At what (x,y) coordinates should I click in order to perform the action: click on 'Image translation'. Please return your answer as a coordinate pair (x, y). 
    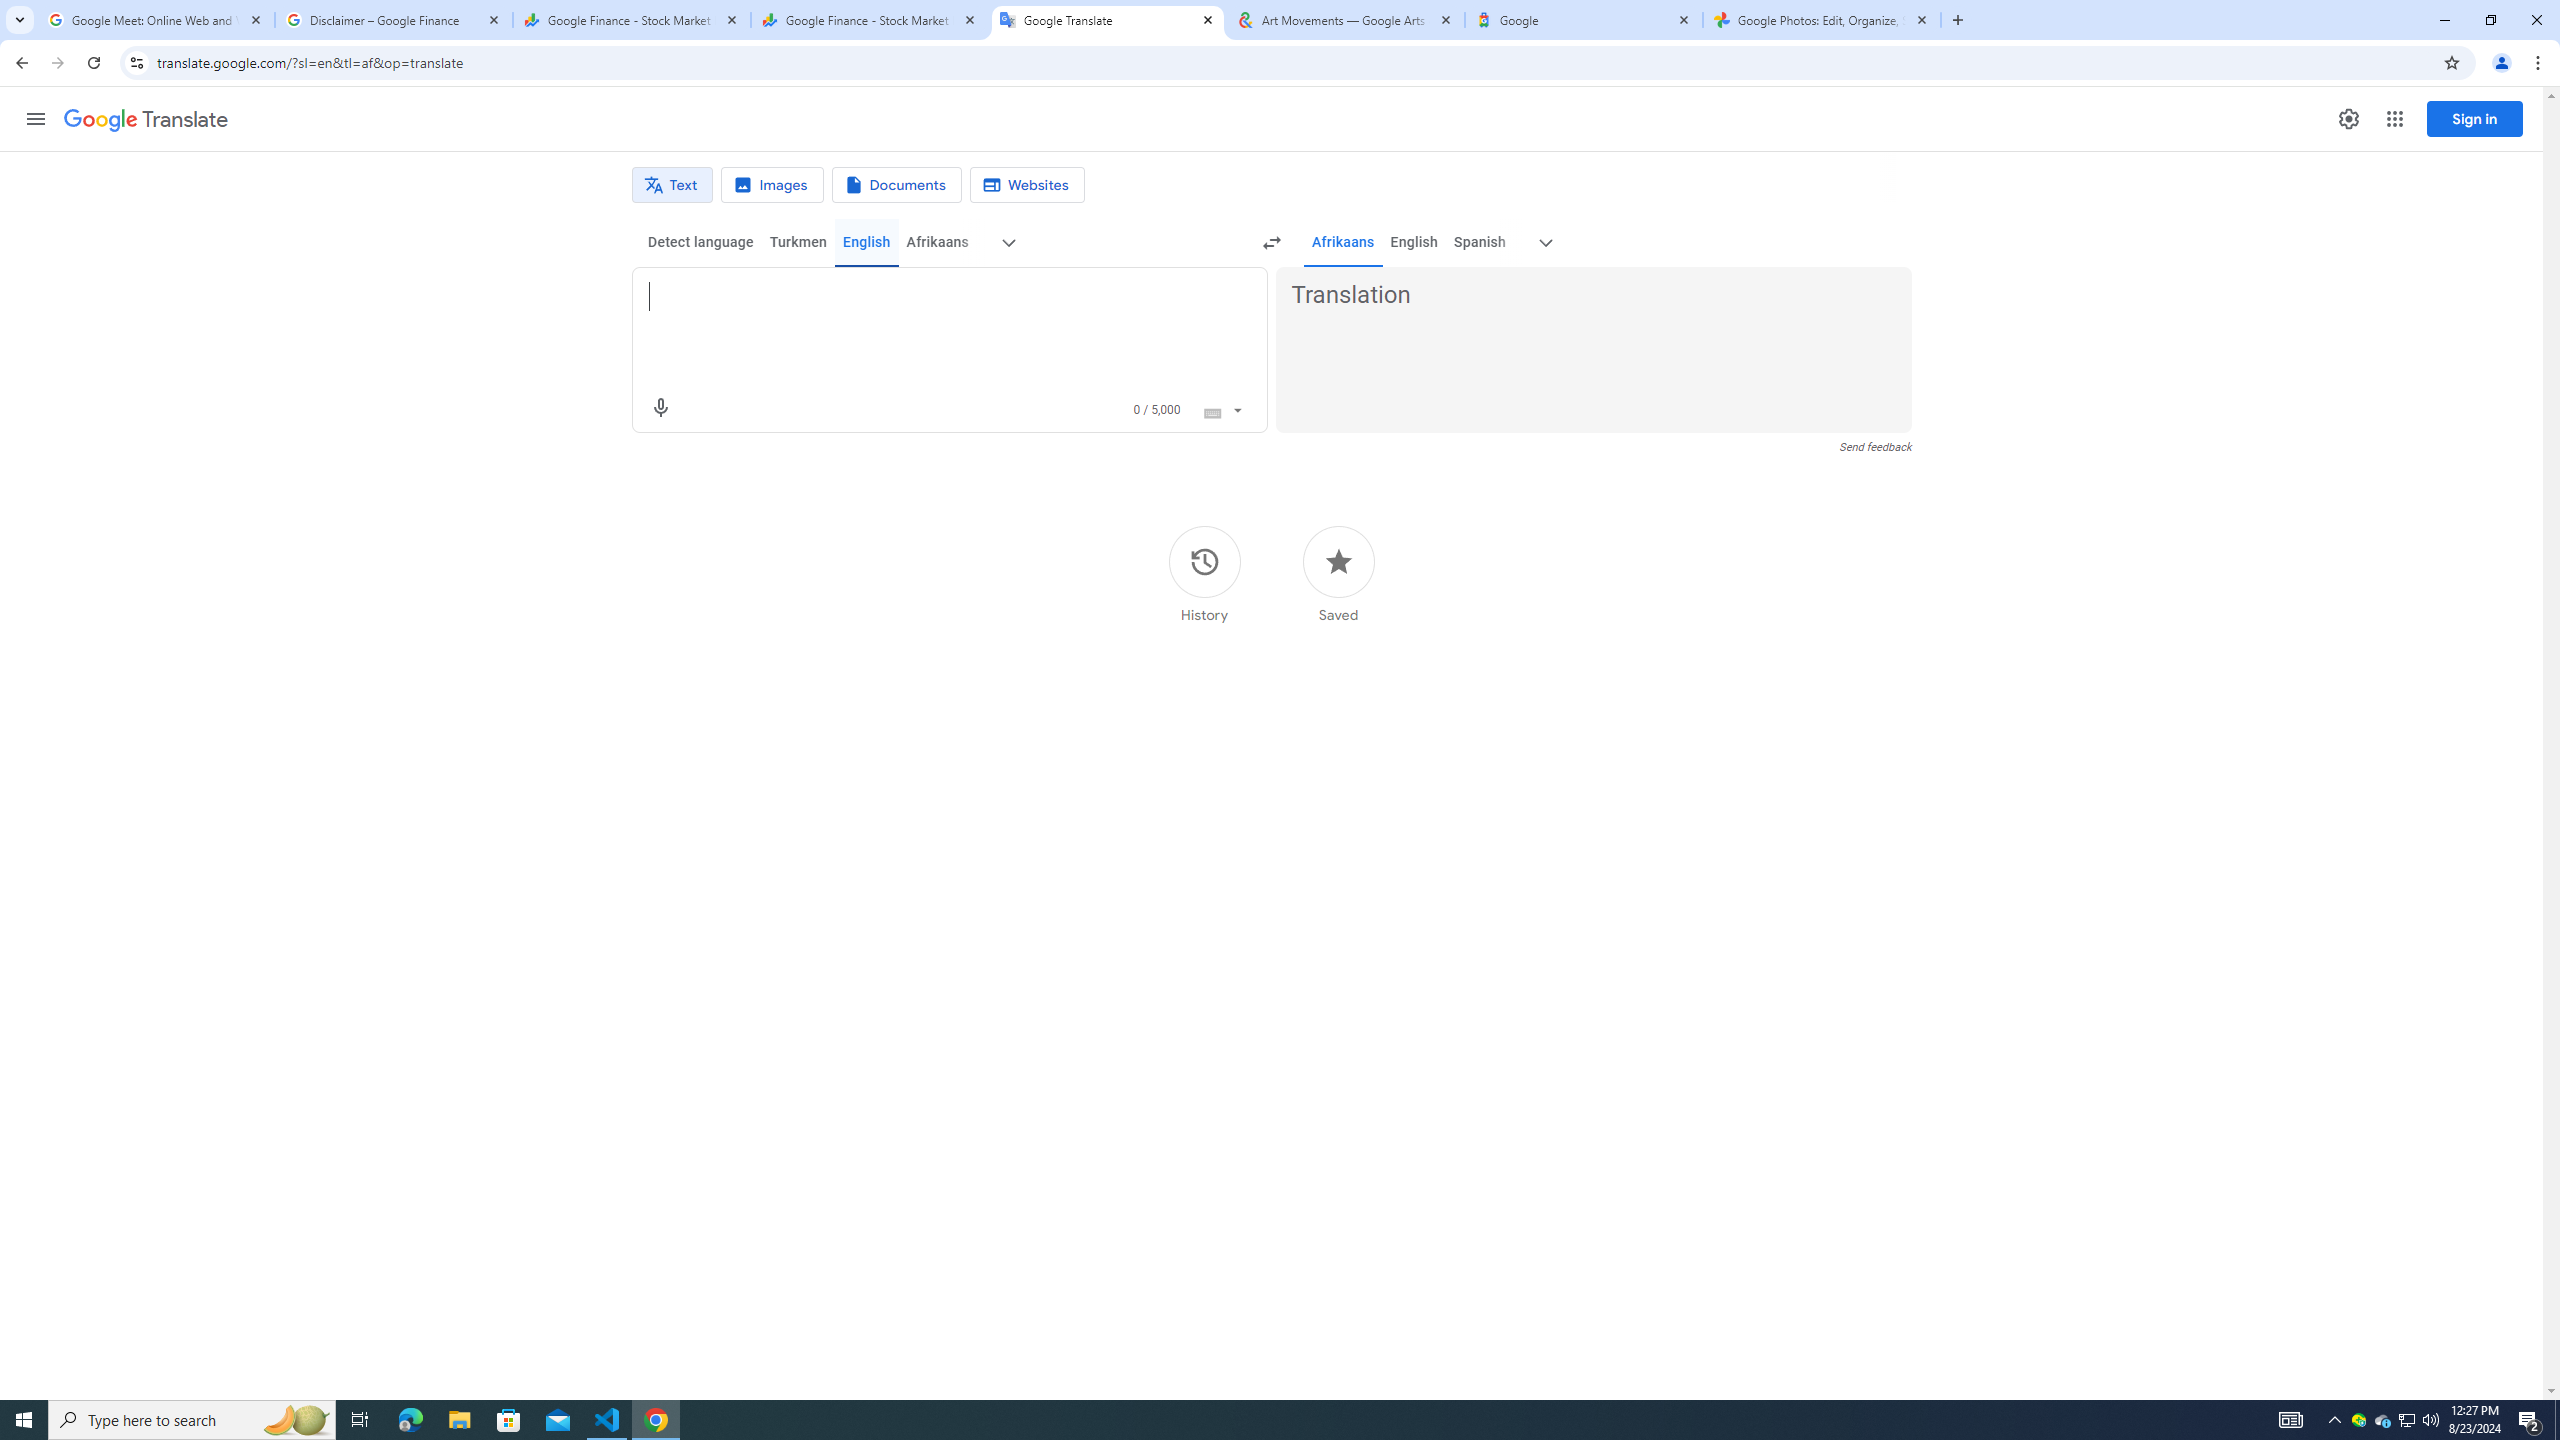
    Looking at the image, I should click on (773, 184).